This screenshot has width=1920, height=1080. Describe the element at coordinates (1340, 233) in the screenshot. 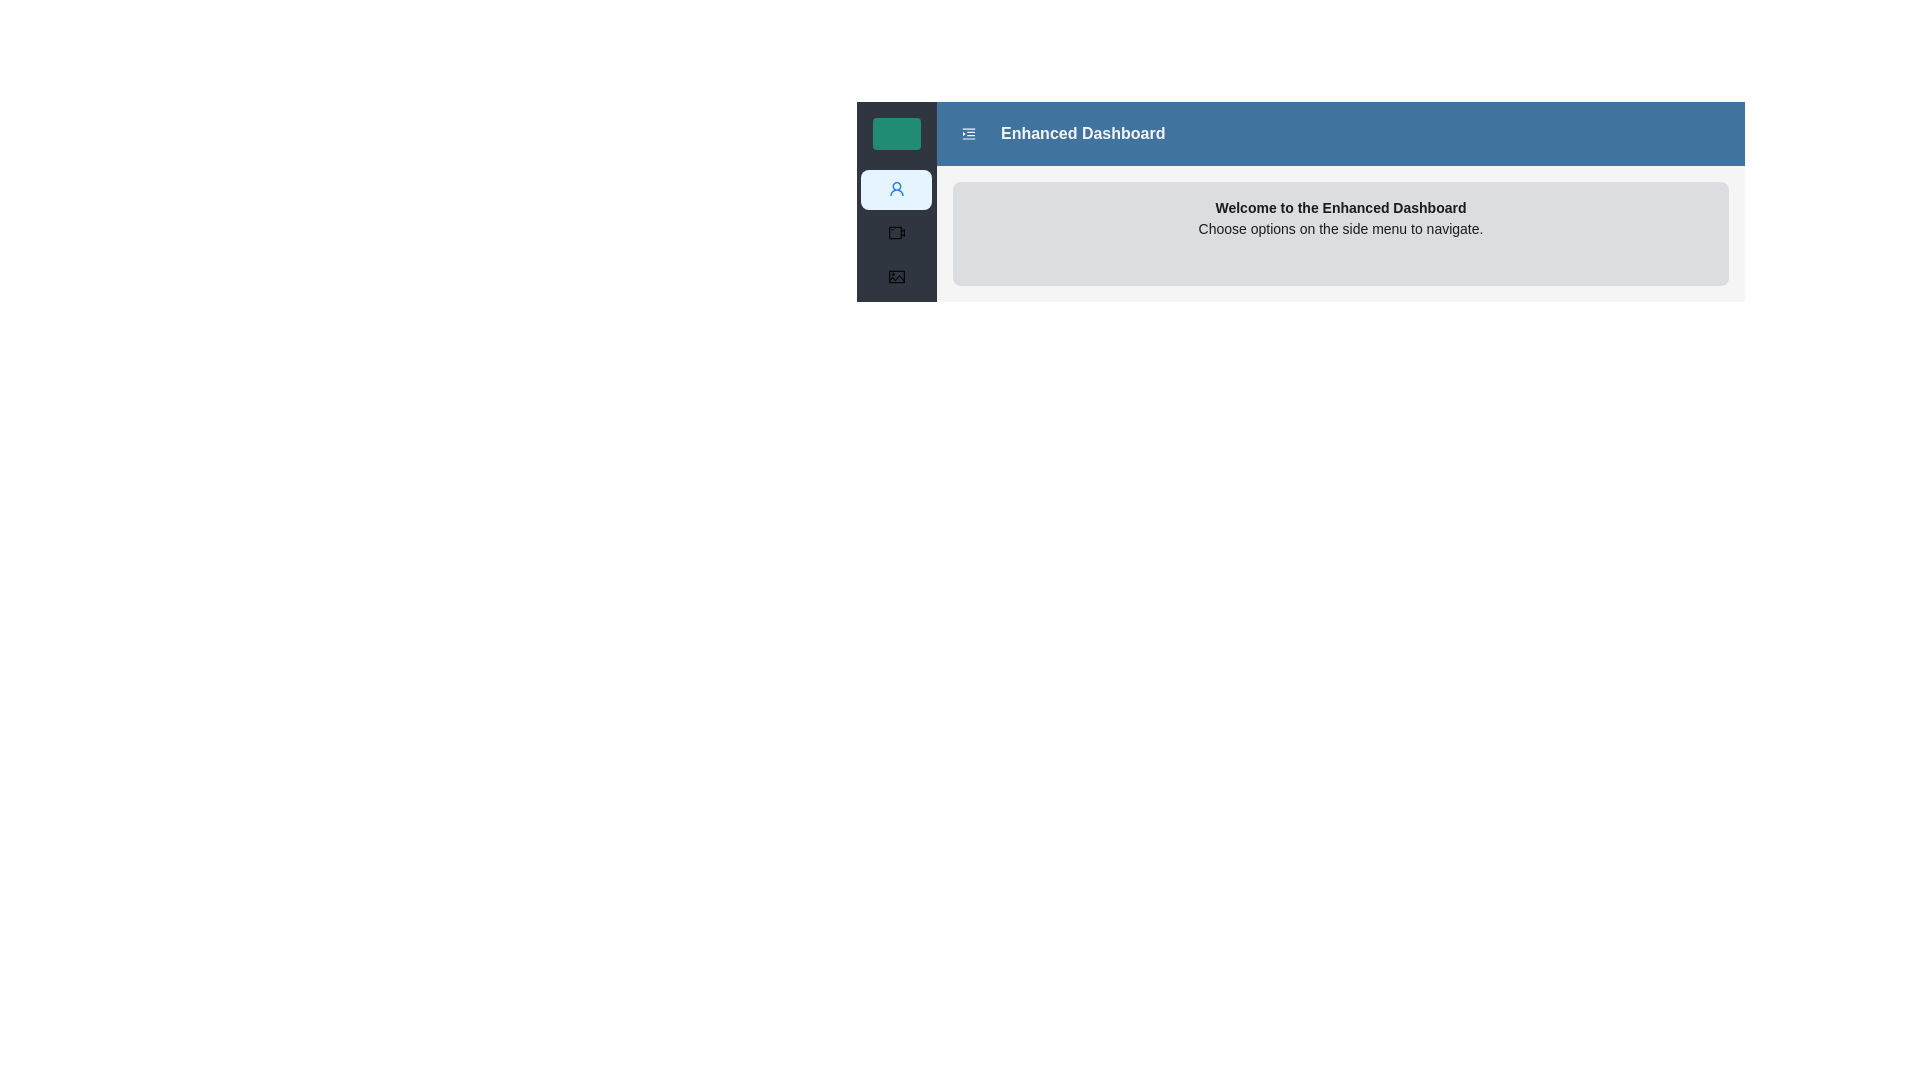

I see `text from the Informational panel located below the blue header bar labeled 'Enhanced Dashboard', positioned centrally in the viewport` at that location.